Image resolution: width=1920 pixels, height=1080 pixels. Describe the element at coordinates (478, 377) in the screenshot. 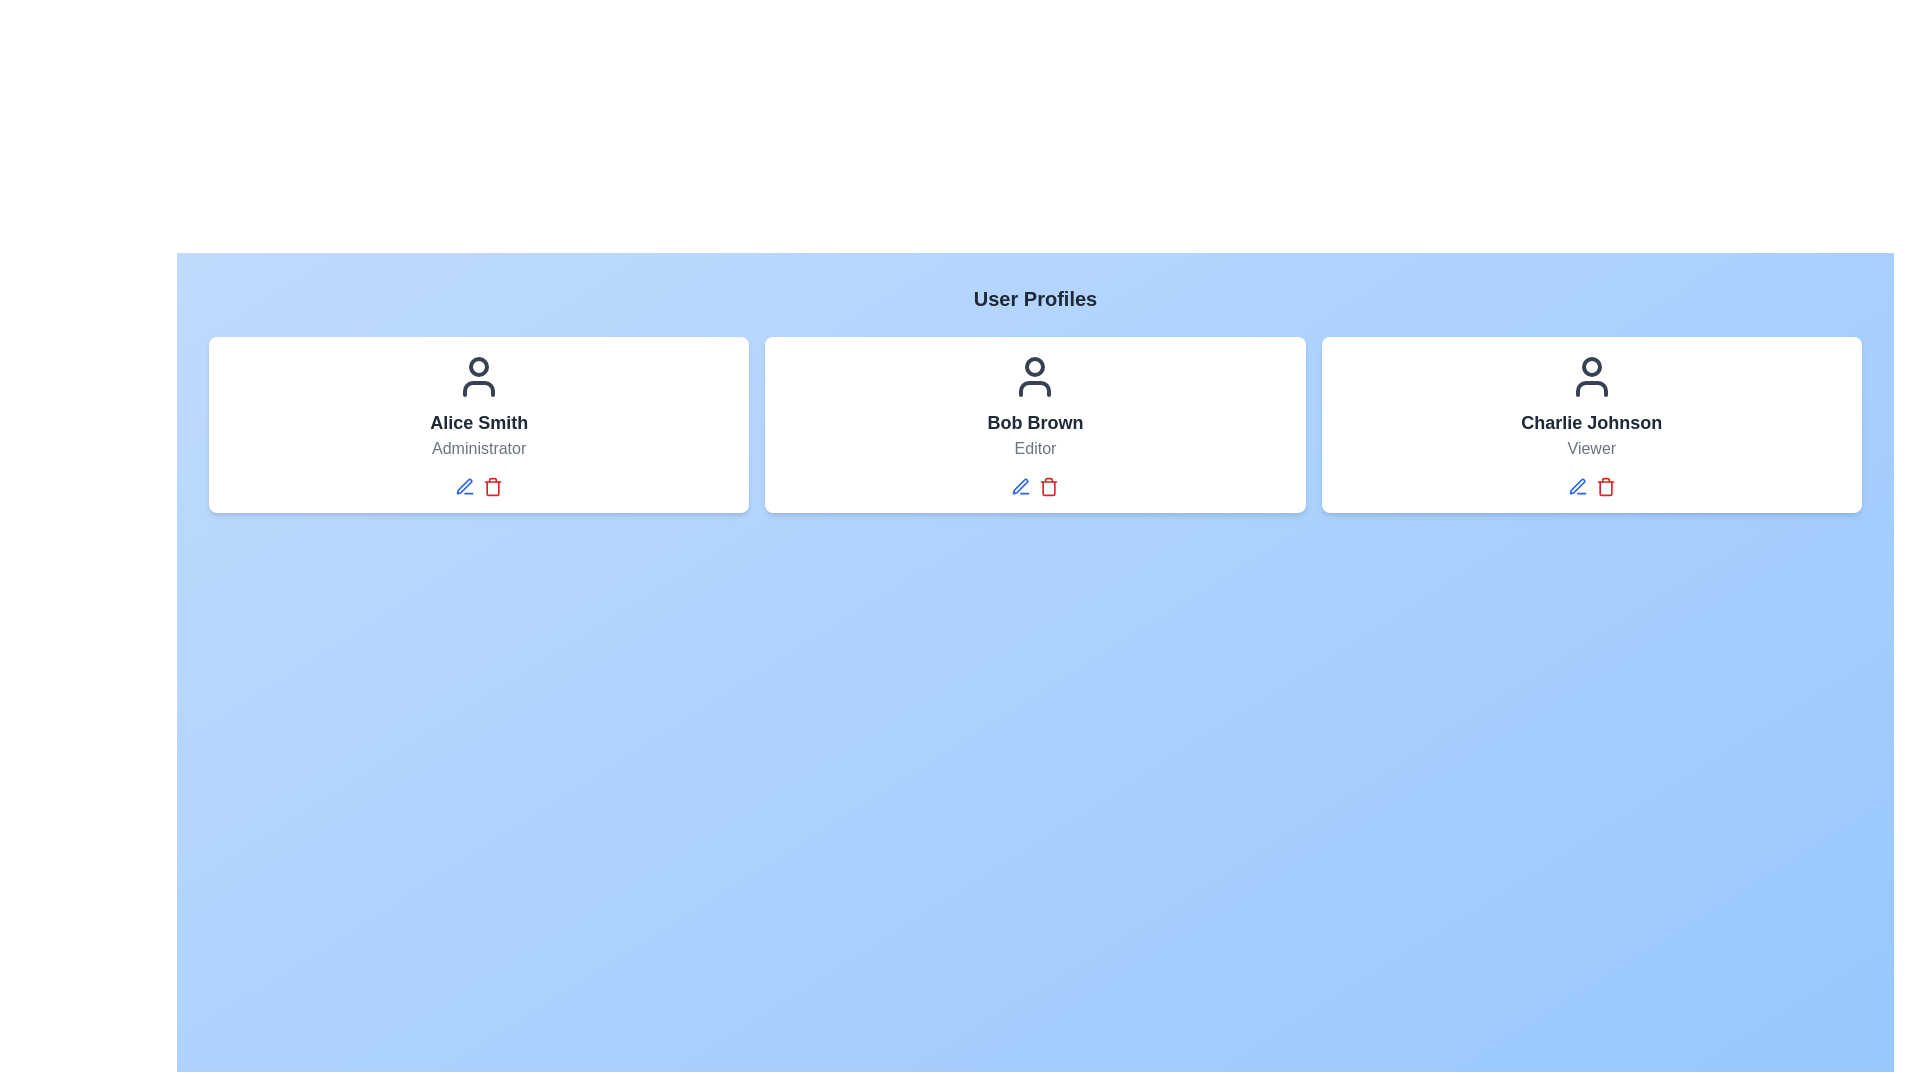

I see `the user profile icon for 'Alice Smith' located at the upper center of her card above the labels 'Alice Smith' and 'Administrator'` at that location.